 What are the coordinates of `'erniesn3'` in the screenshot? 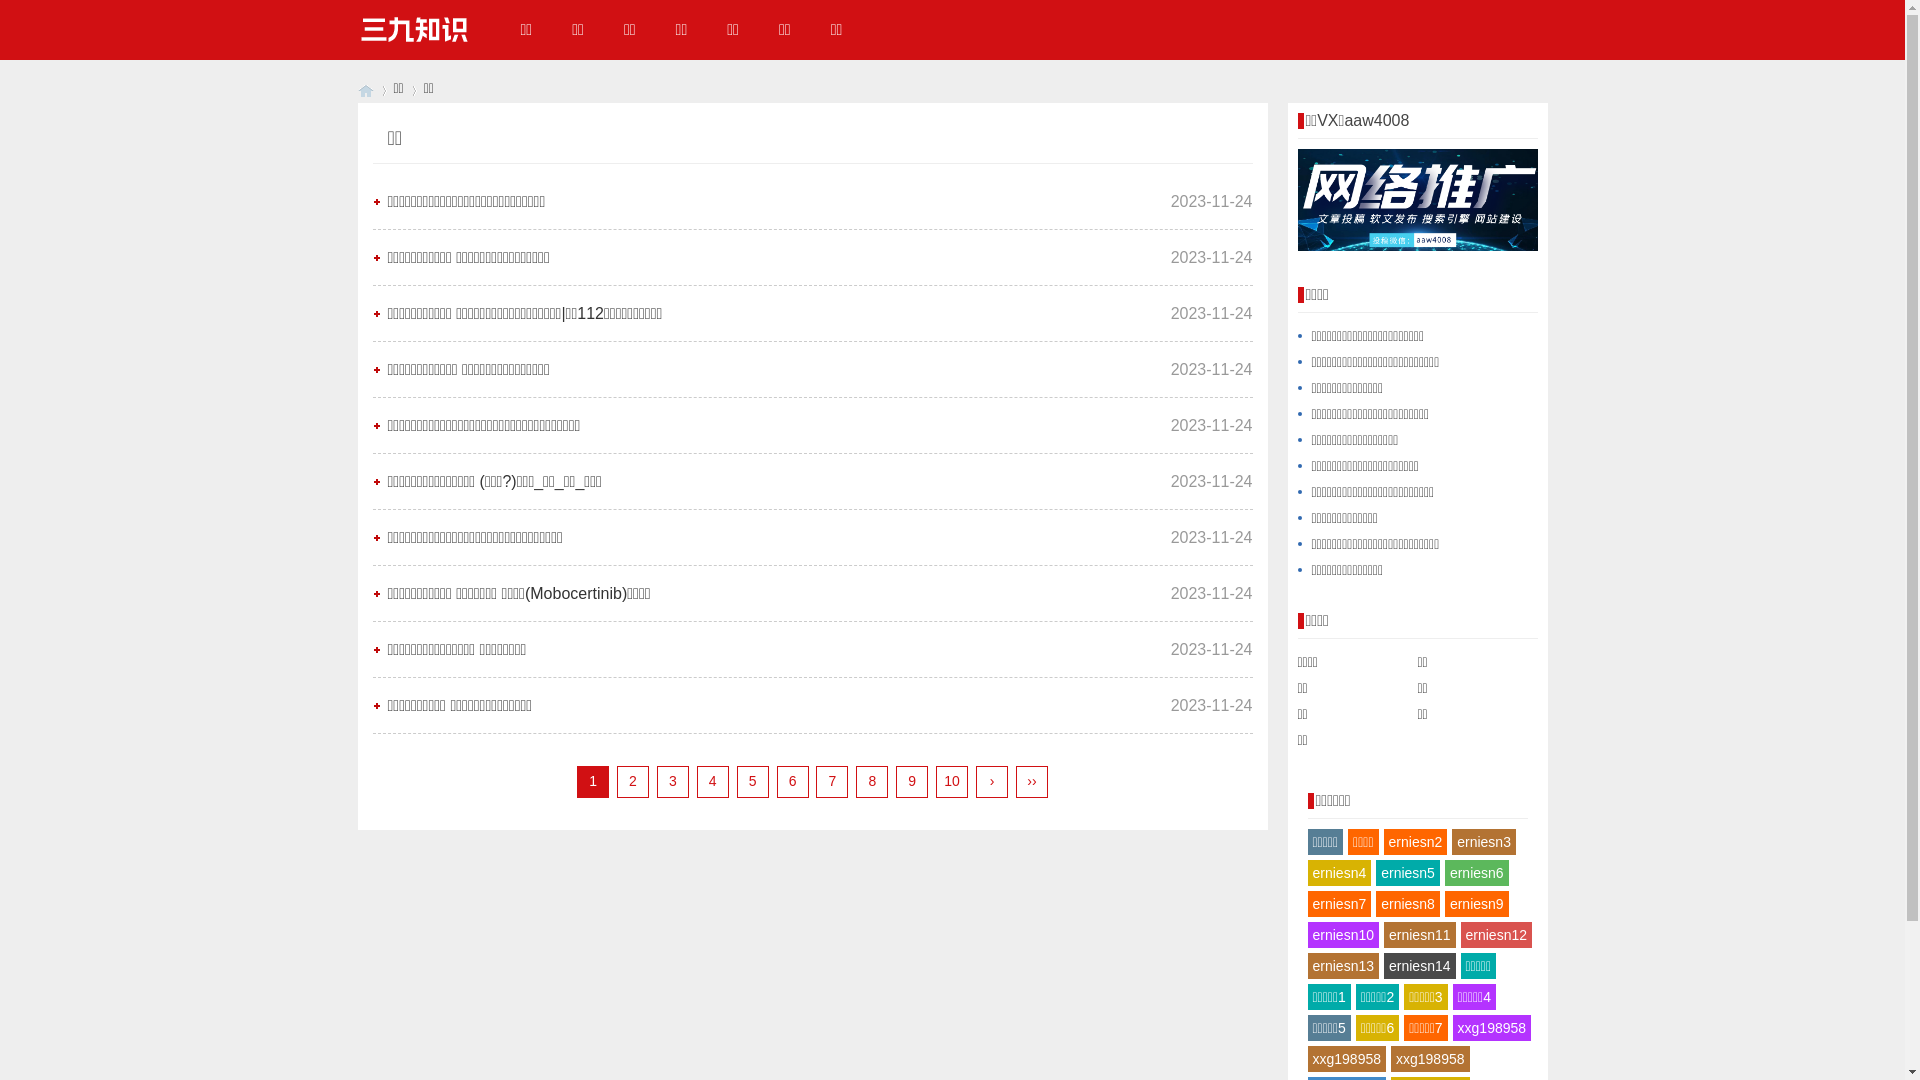 It's located at (1483, 841).